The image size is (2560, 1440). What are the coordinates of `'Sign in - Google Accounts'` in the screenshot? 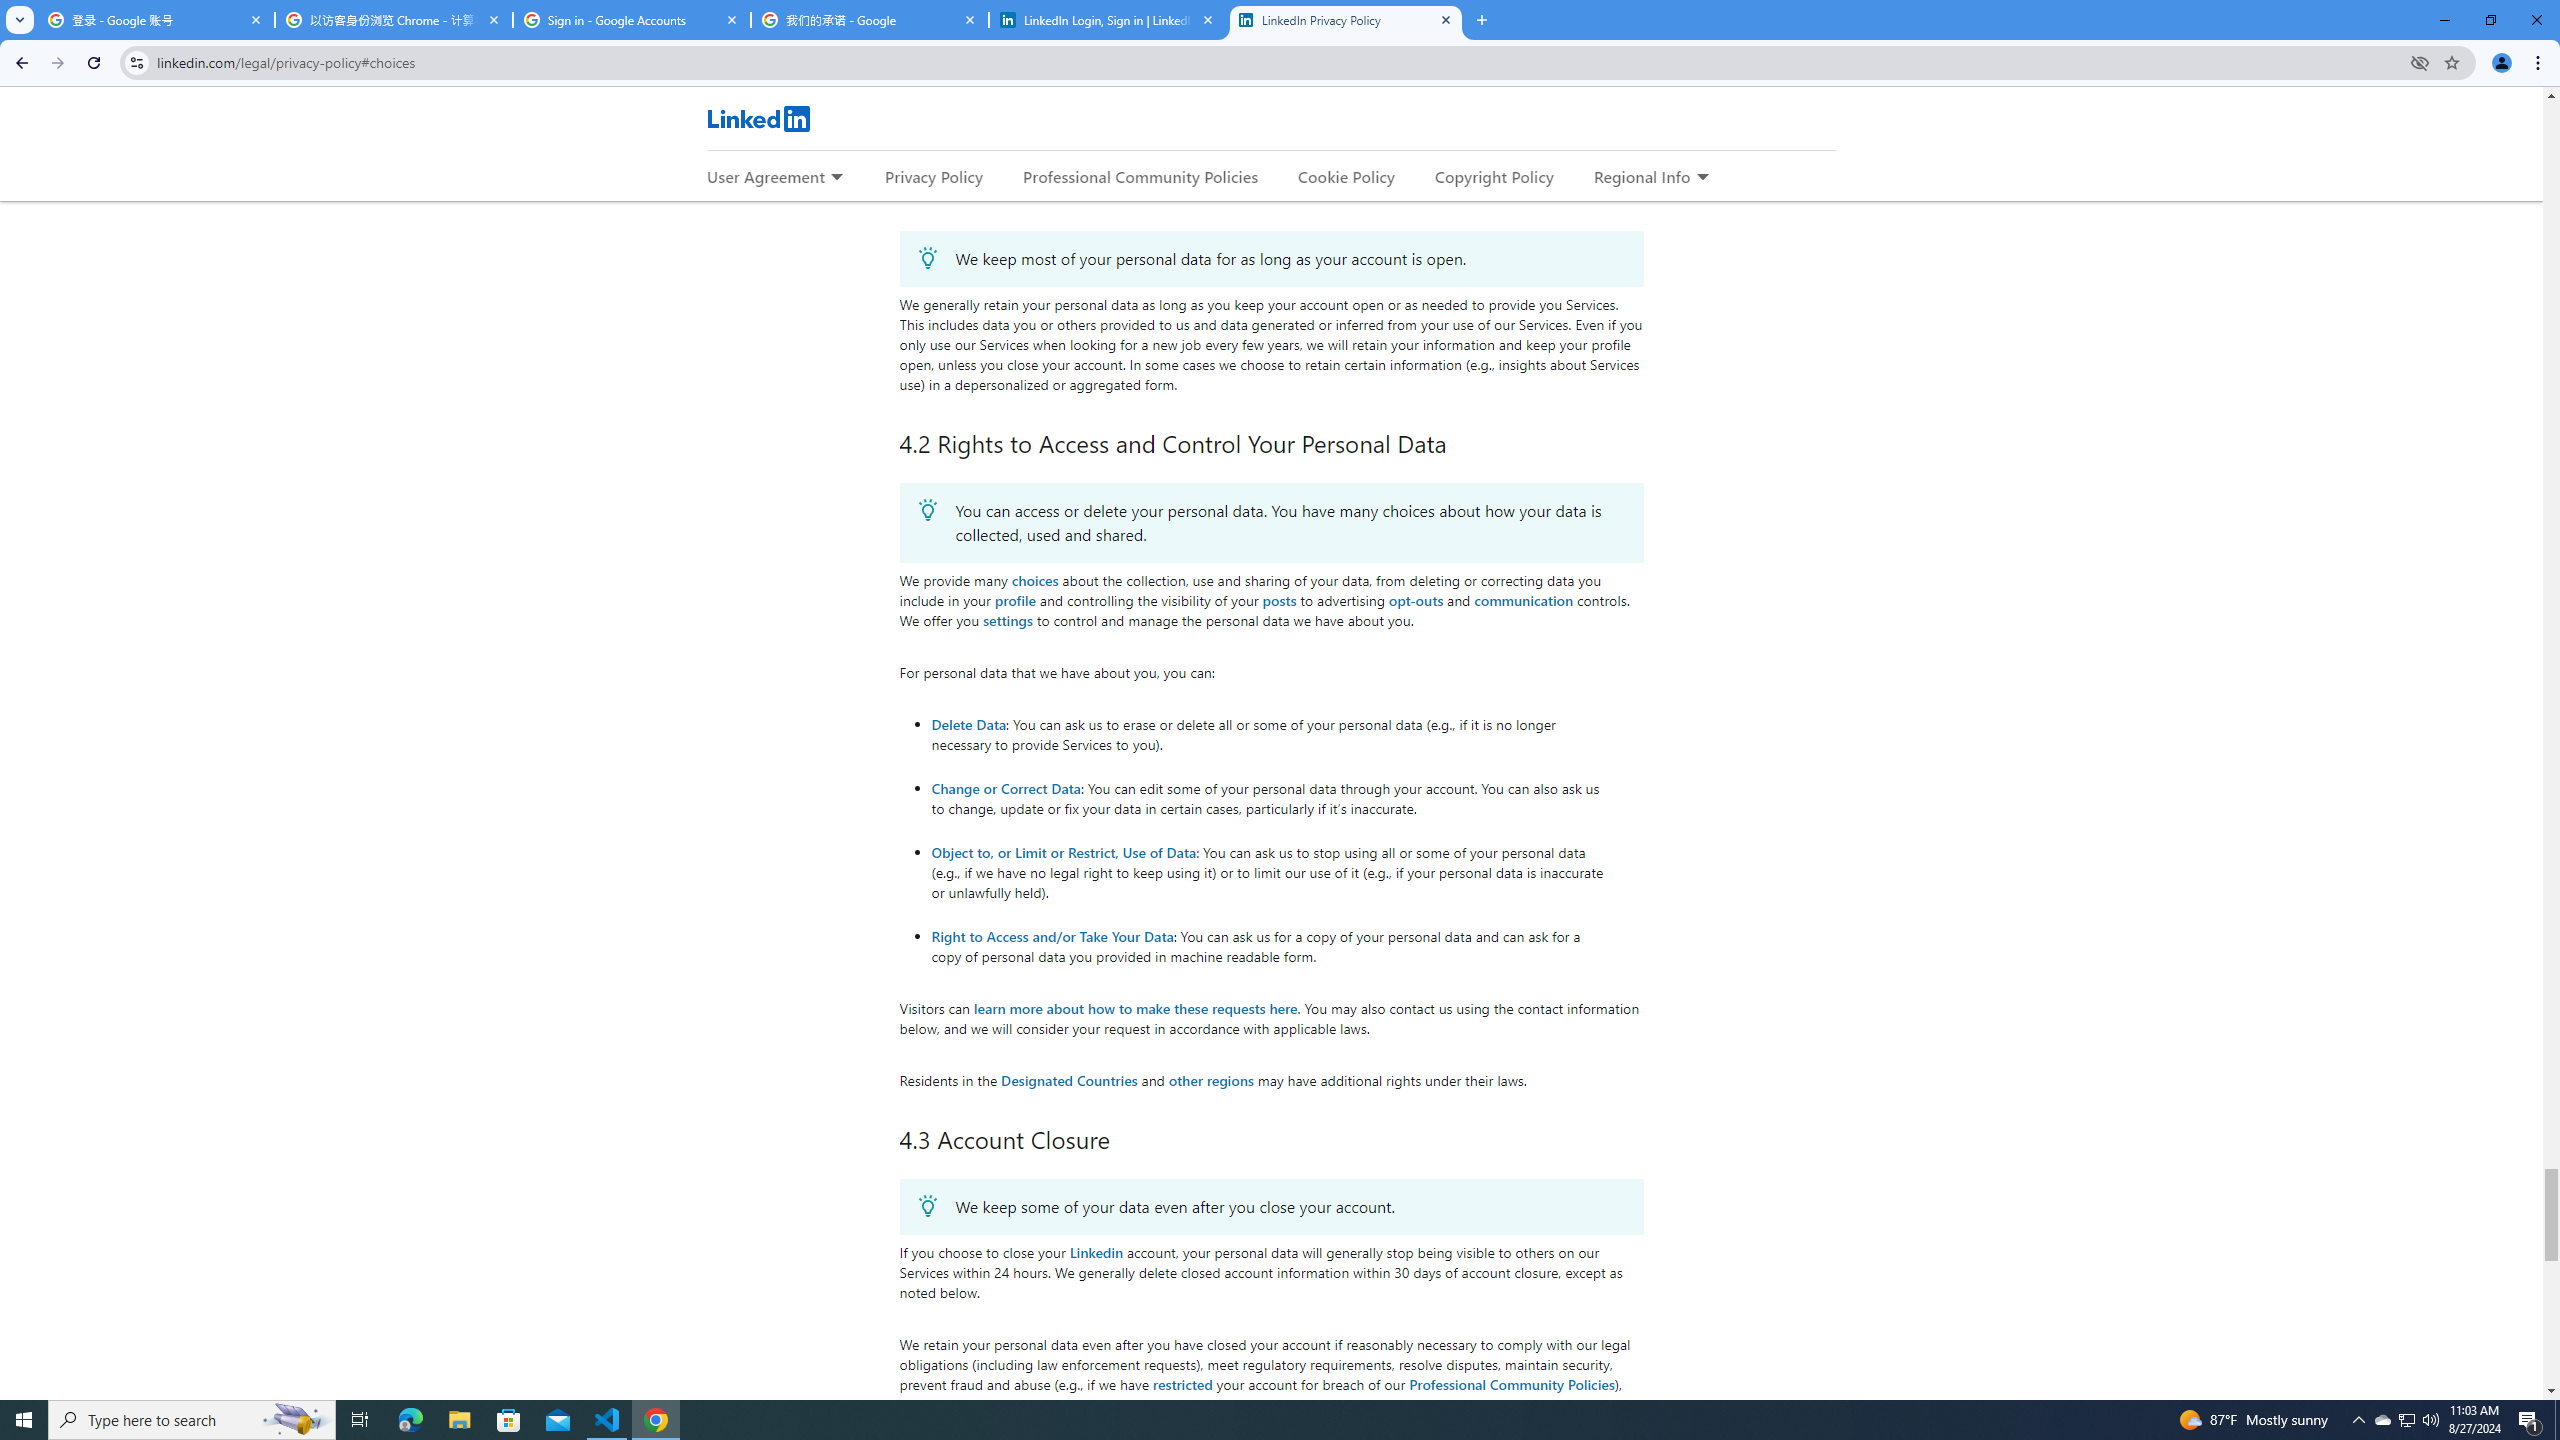 It's located at (631, 19).